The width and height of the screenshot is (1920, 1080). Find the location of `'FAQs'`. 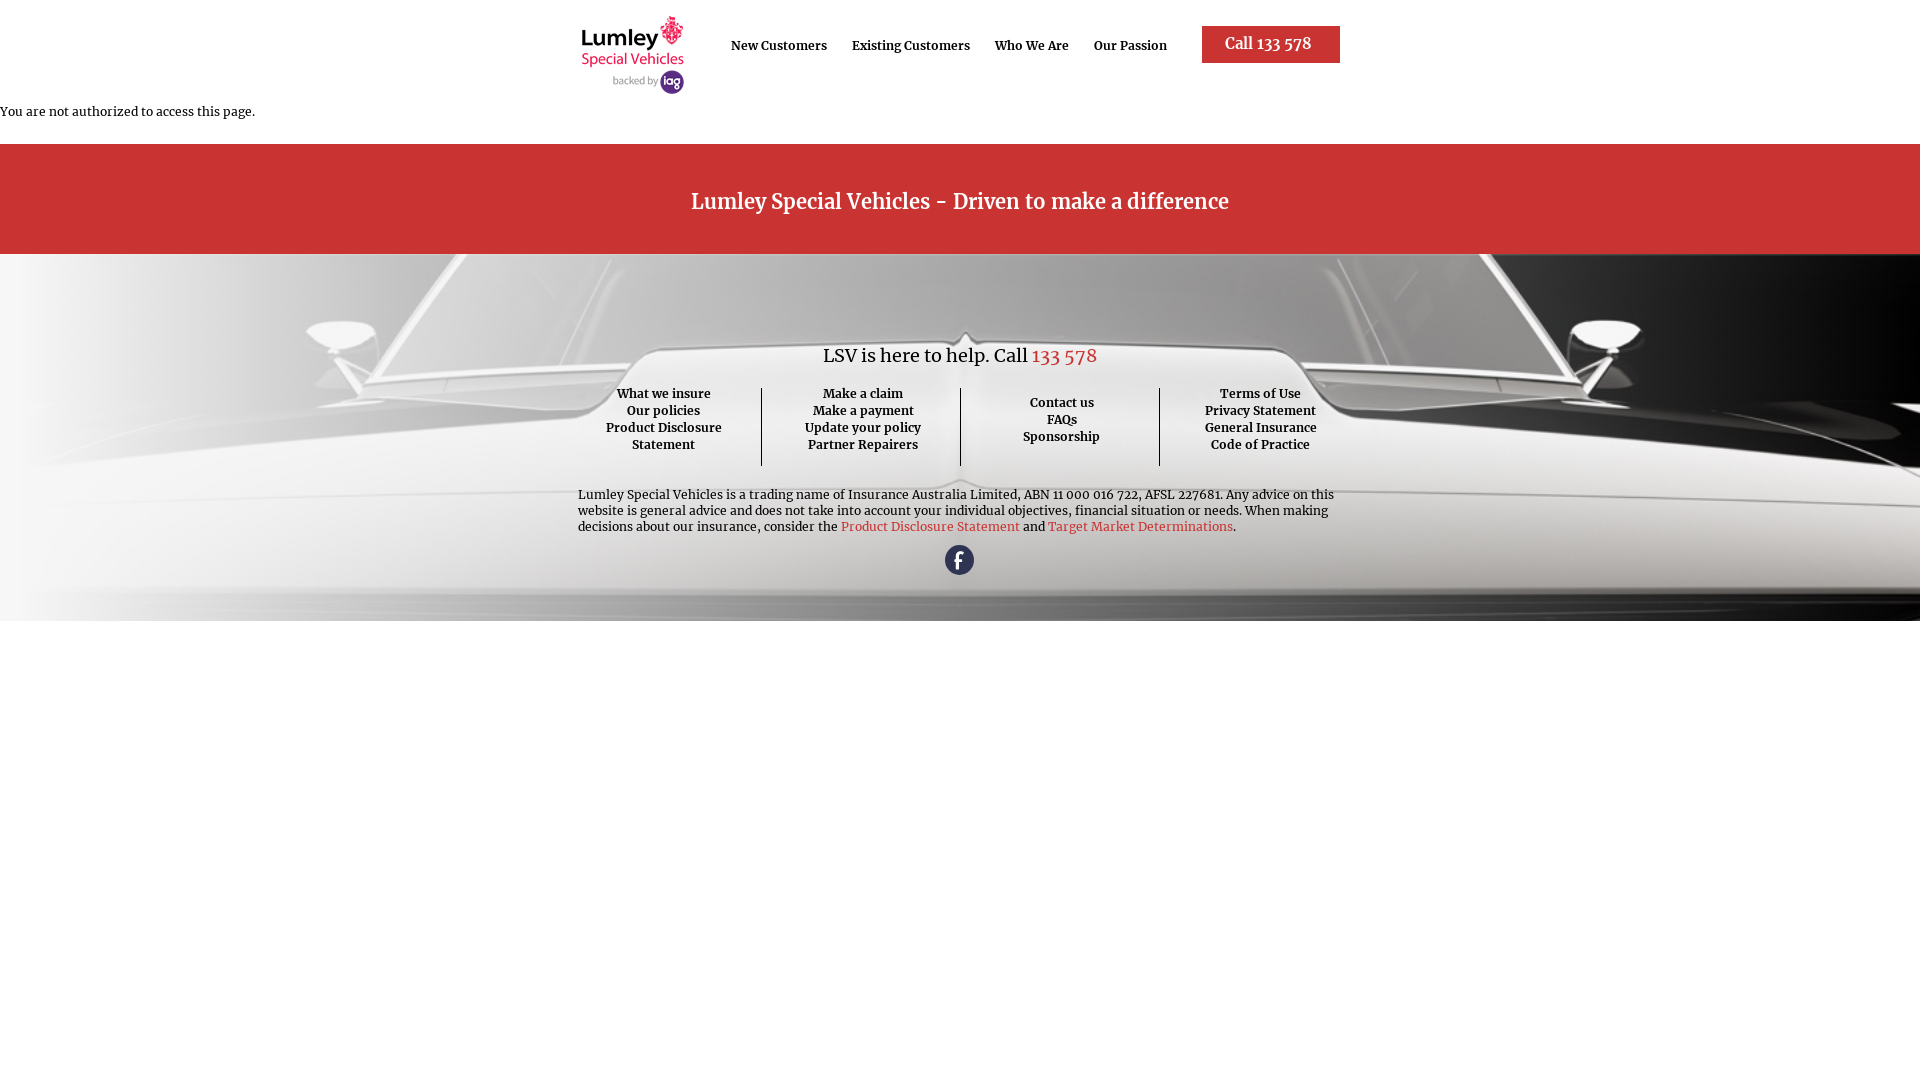

'FAQs' is located at coordinates (1060, 418).